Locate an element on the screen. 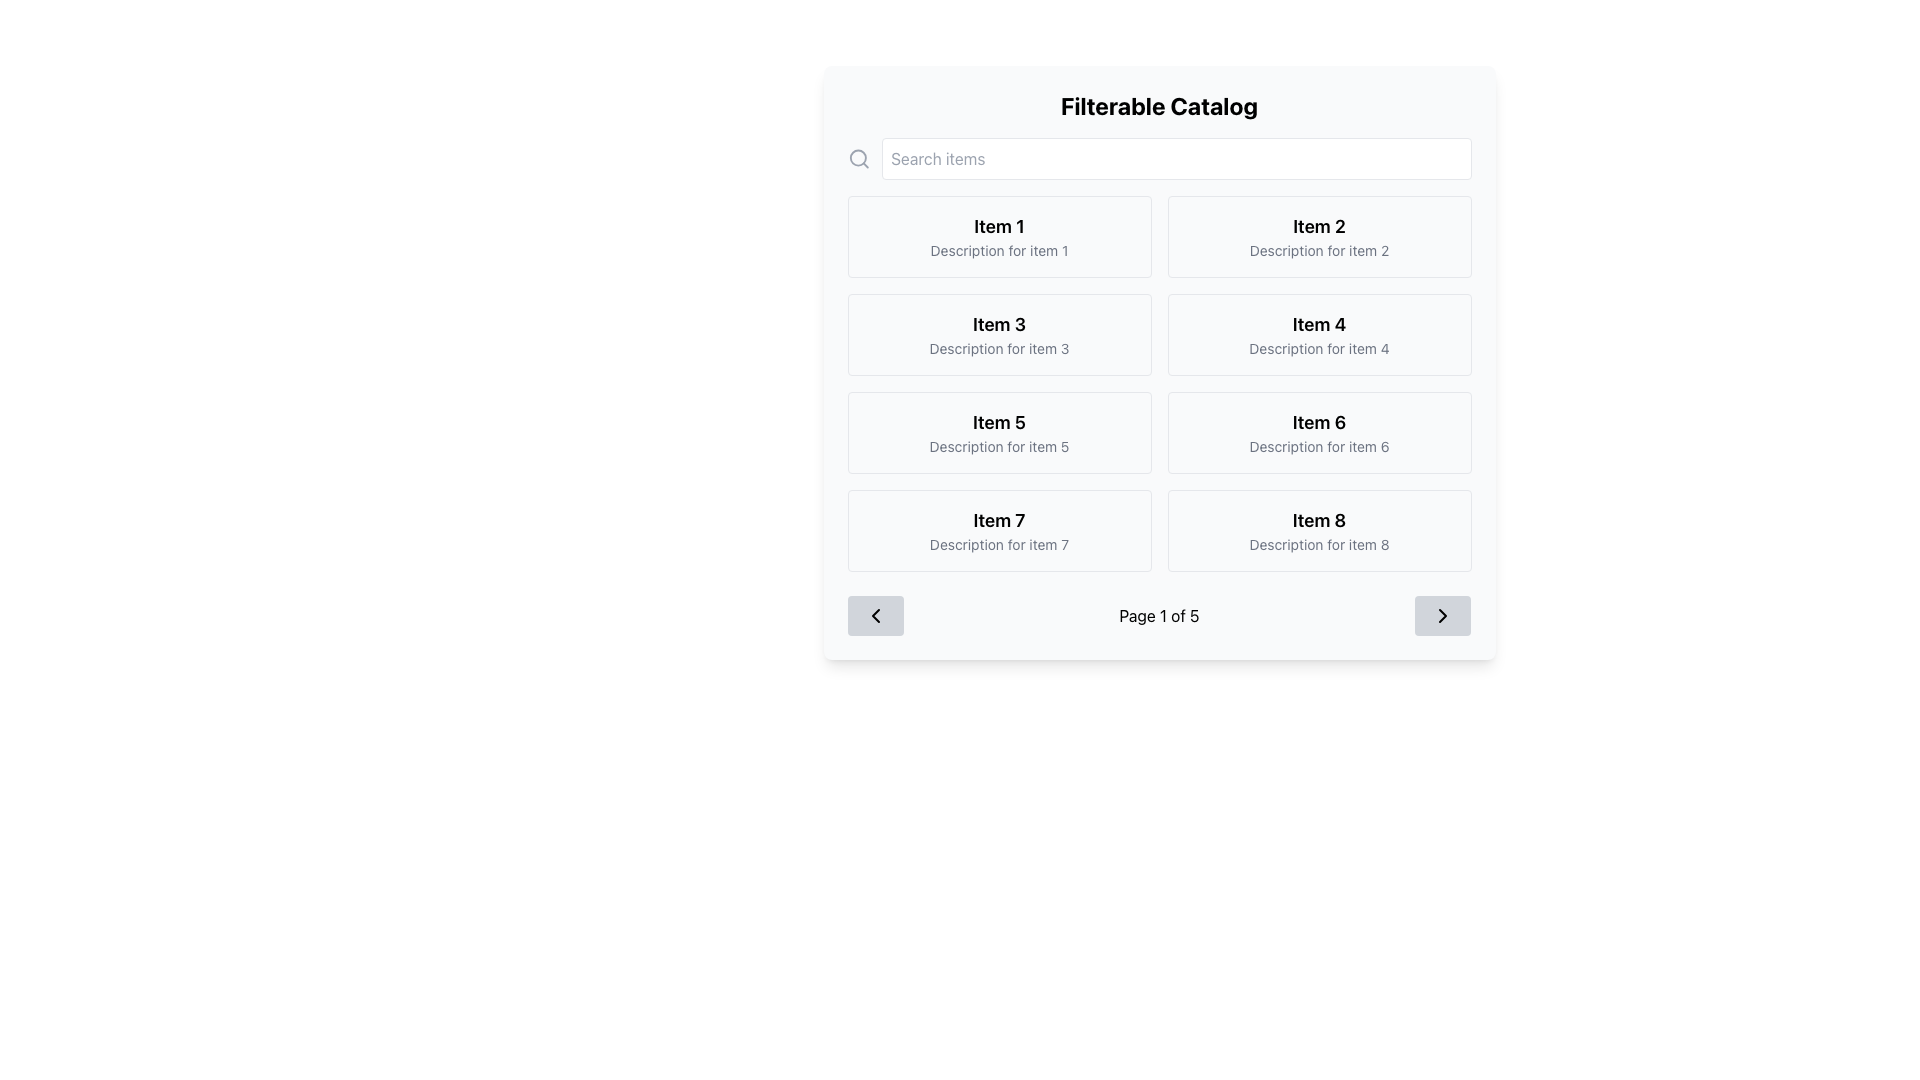  the left-facing arrow button with a light gray background located in the navigation panel at the bottom center of the interface to go to the previous page is located at coordinates (875, 615).